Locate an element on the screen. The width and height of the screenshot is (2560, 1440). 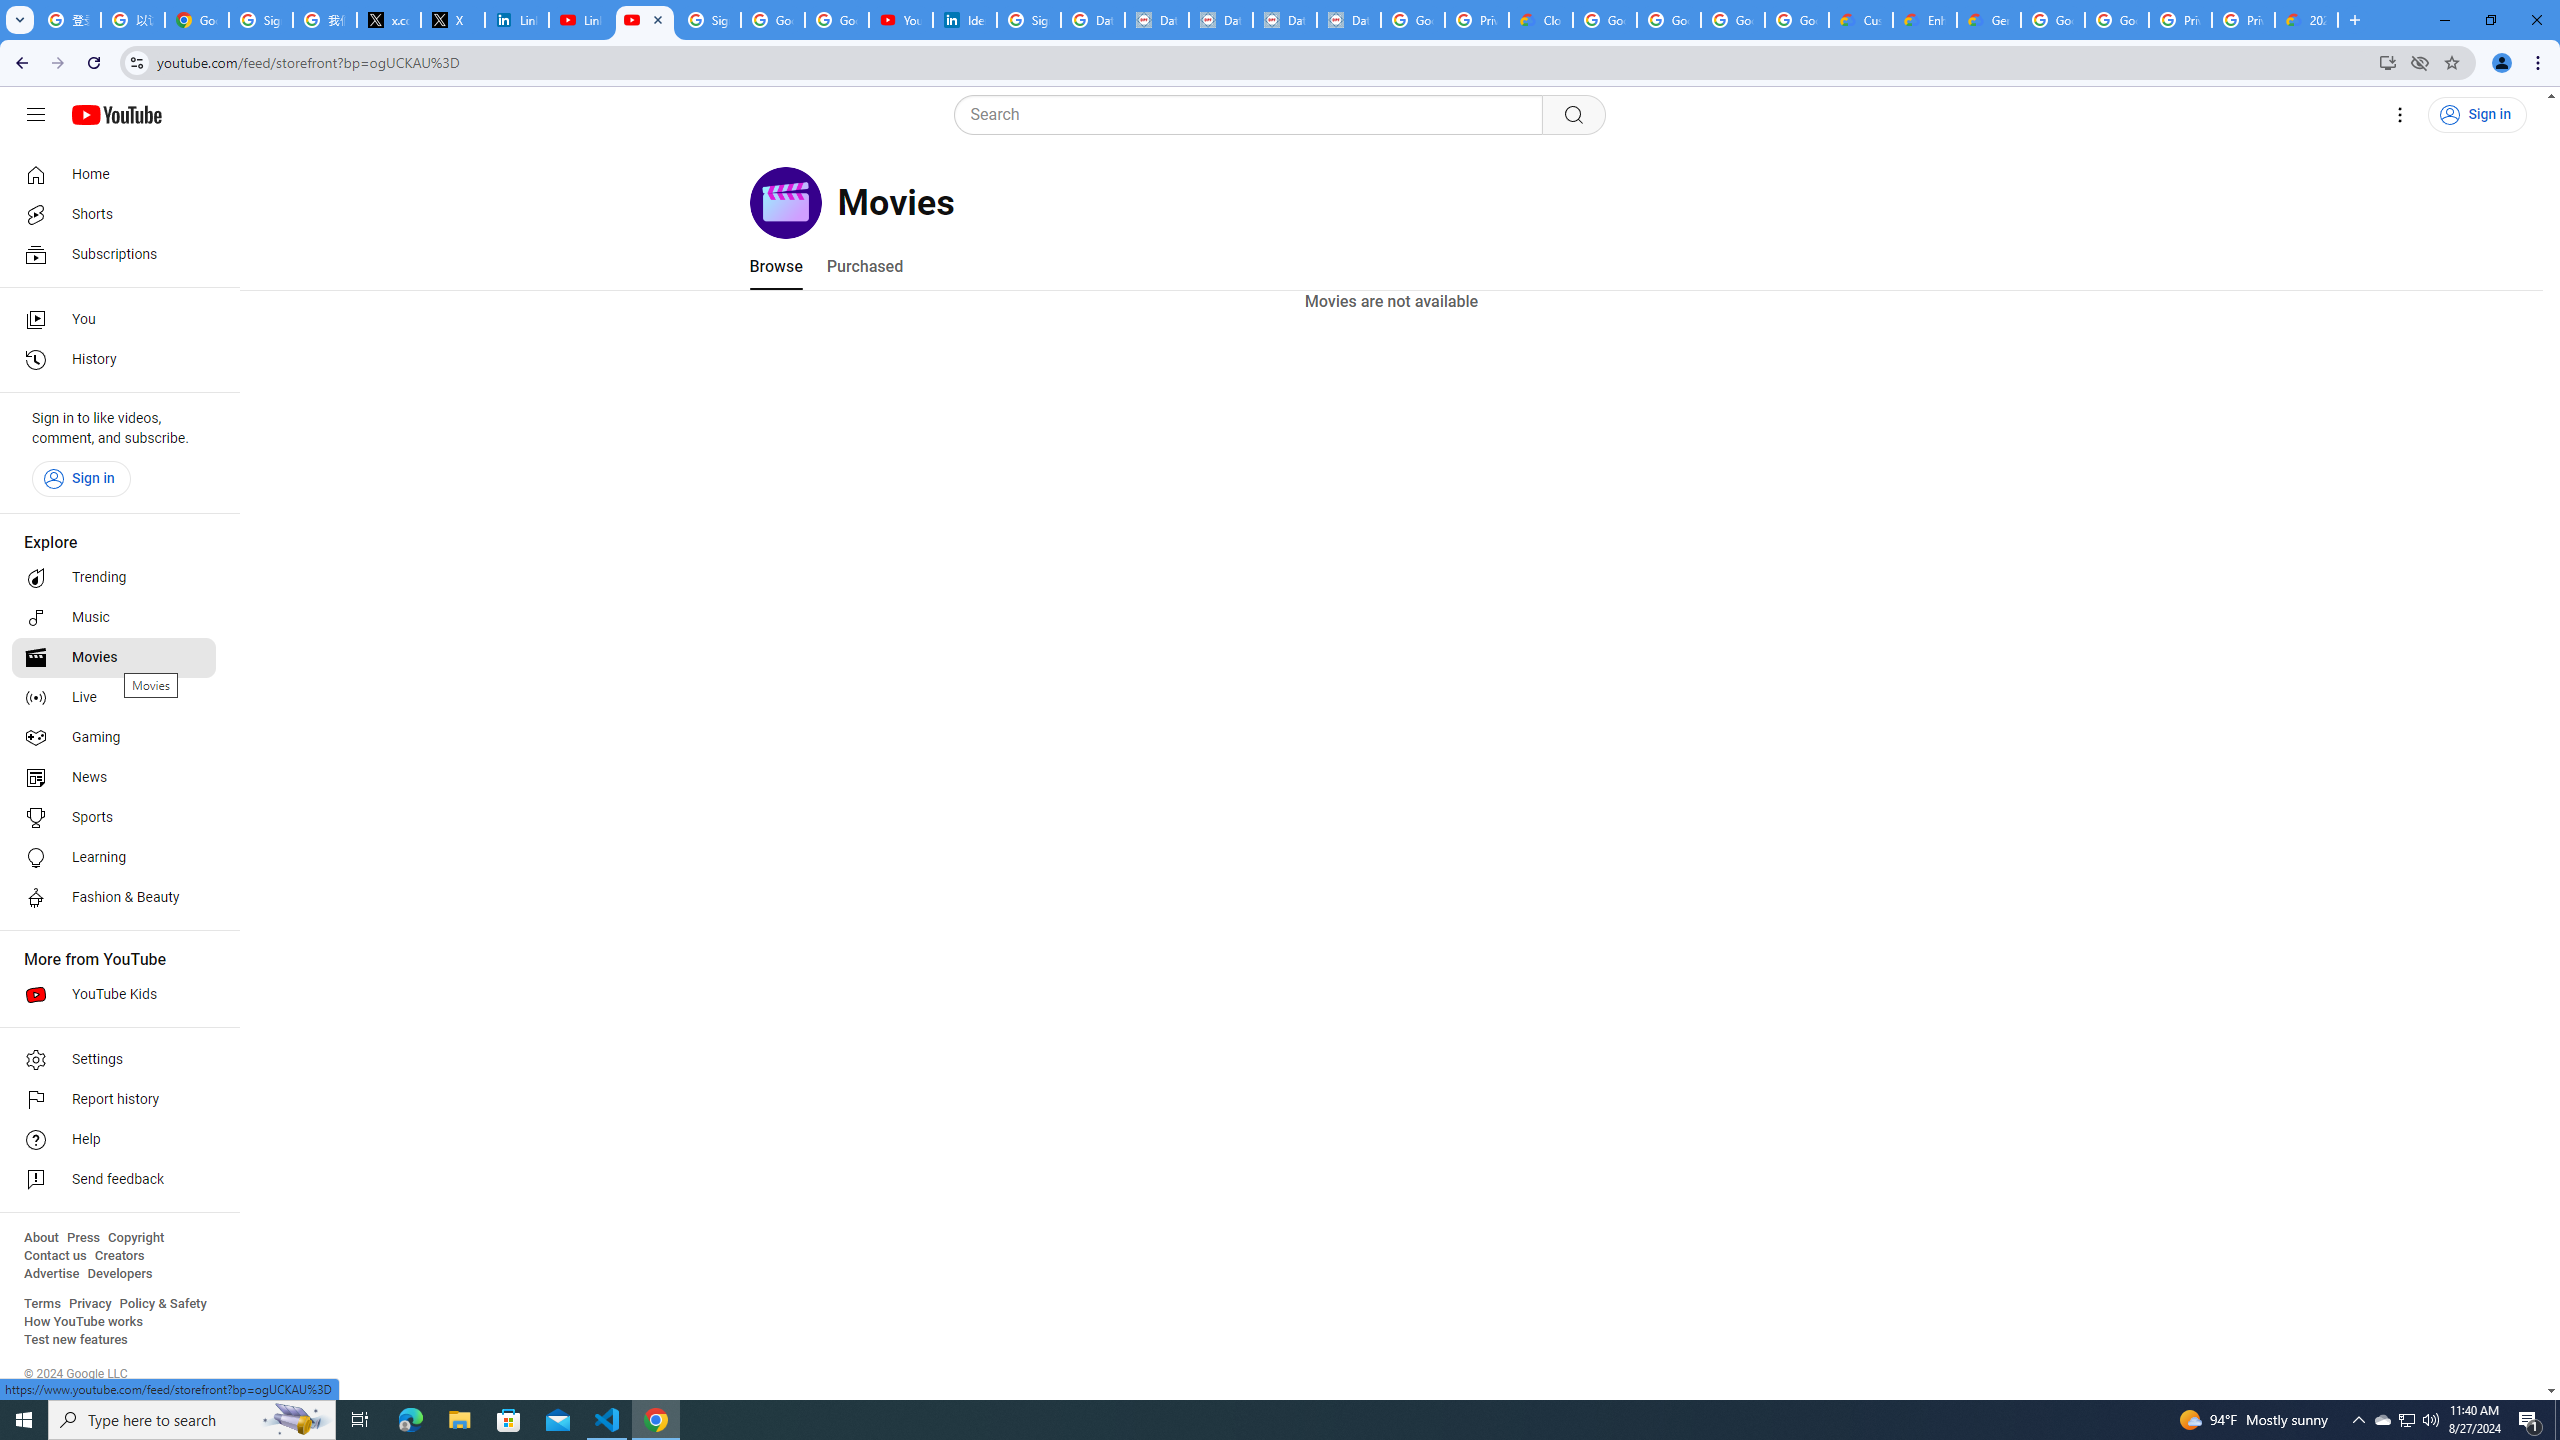
'Contact us' is located at coordinates (54, 1255).